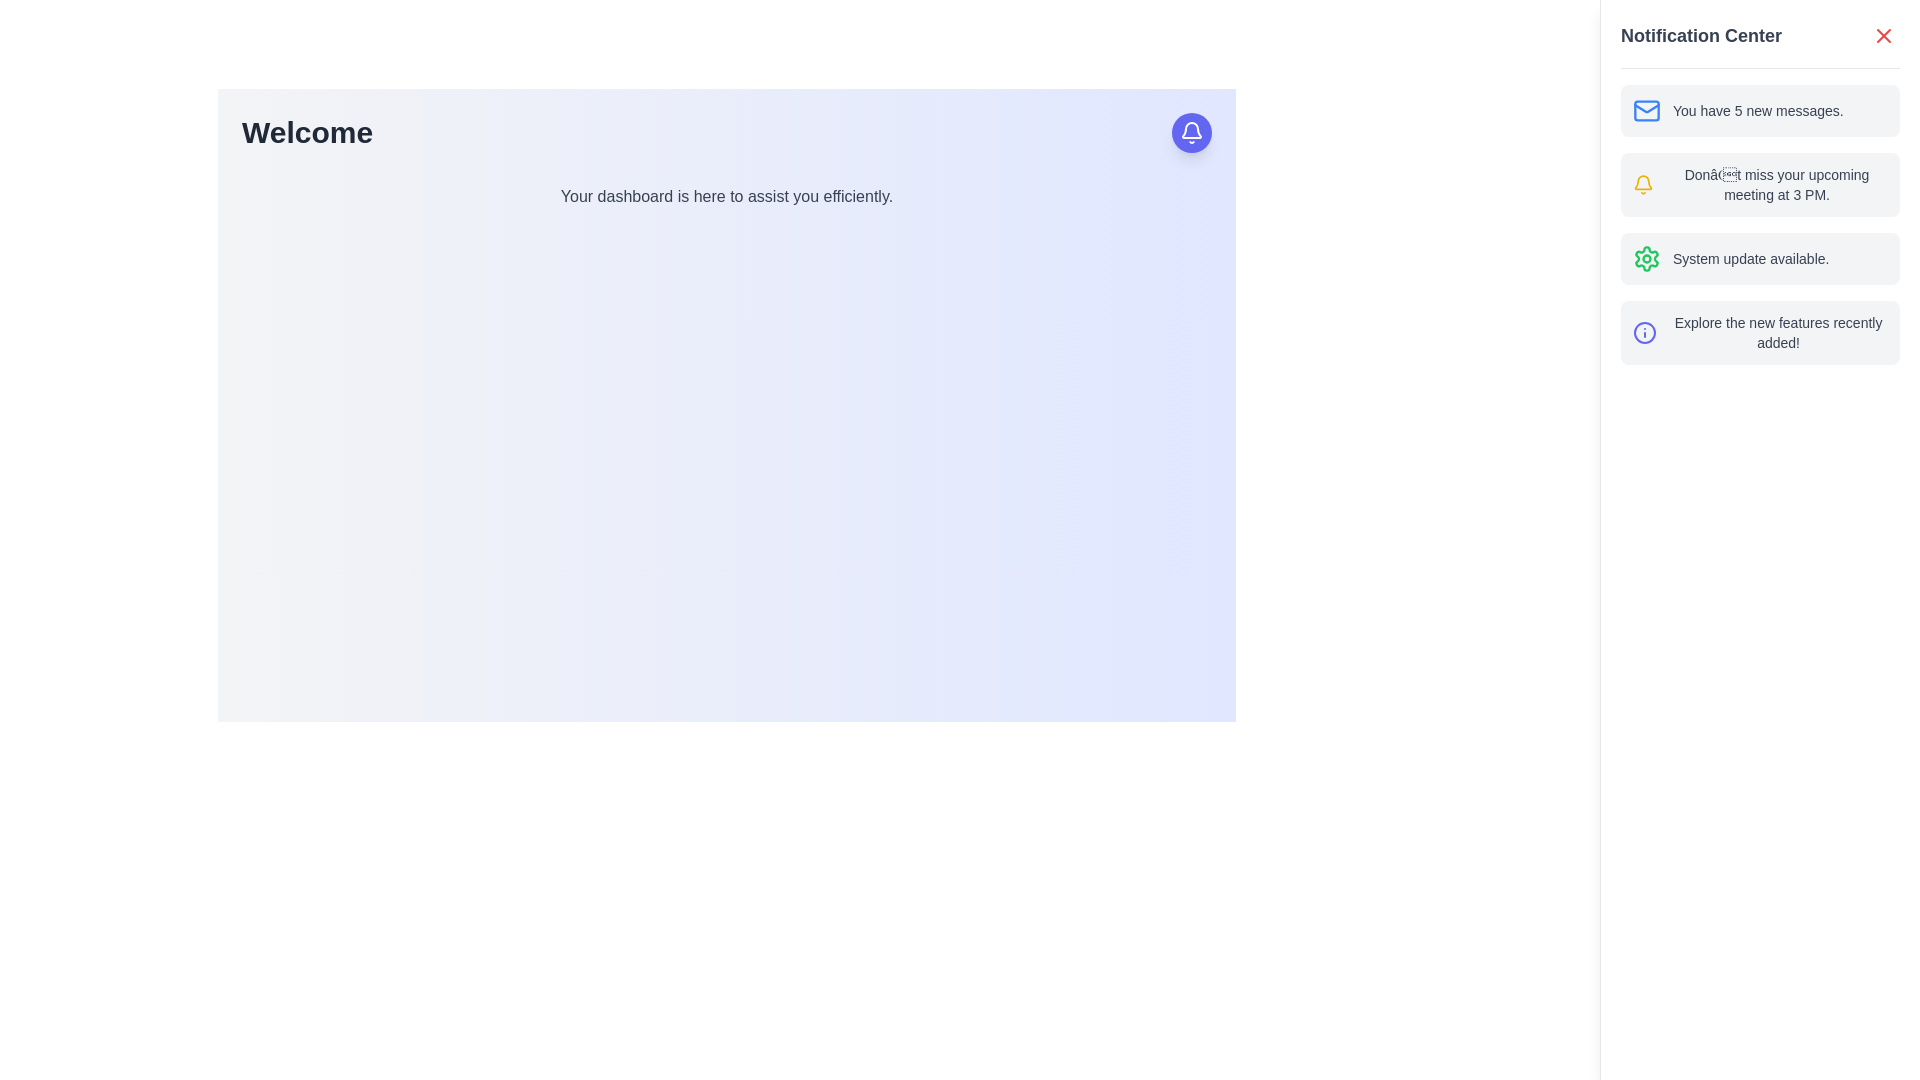 The width and height of the screenshot is (1920, 1080). Describe the element at coordinates (1700, 35) in the screenshot. I see `the 'Notification Center' text label, which is a bold, dark gray label positioned at the top of the notification panel` at that location.